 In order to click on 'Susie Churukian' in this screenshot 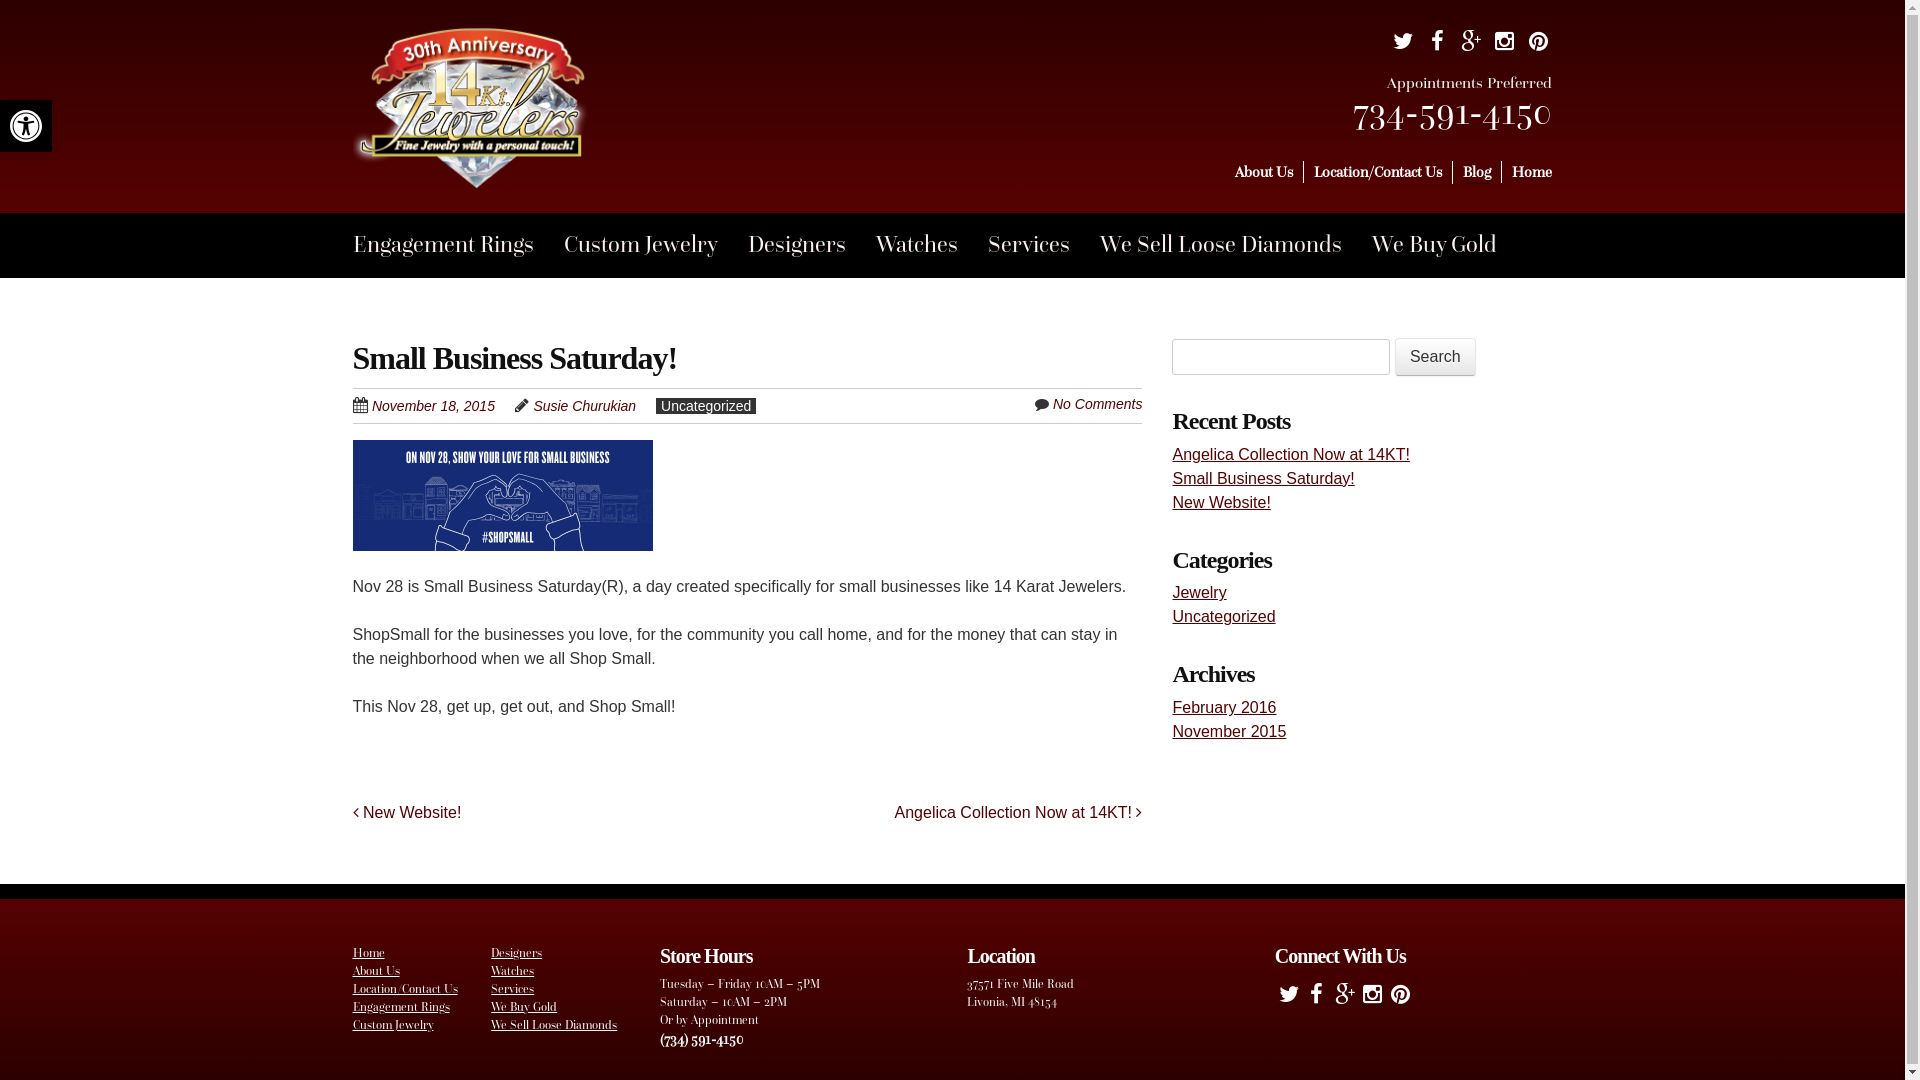, I will do `click(583, 405)`.